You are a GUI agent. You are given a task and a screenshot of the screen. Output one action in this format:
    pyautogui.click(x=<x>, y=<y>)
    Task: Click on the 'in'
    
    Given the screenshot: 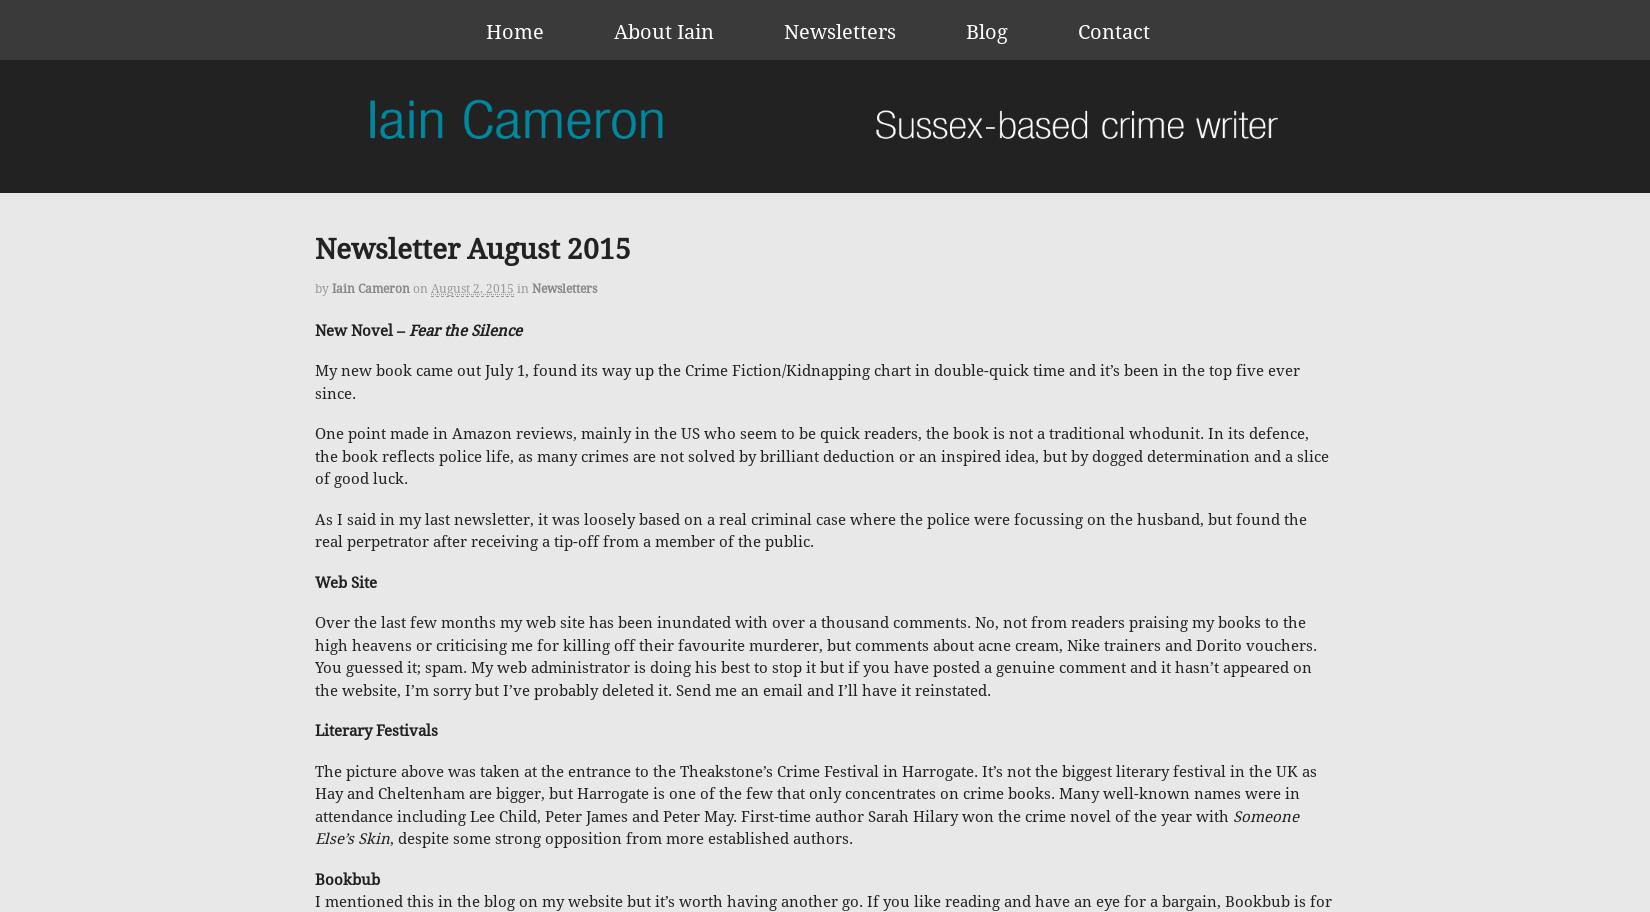 What is the action you would take?
    pyautogui.click(x=522, y=288)
    